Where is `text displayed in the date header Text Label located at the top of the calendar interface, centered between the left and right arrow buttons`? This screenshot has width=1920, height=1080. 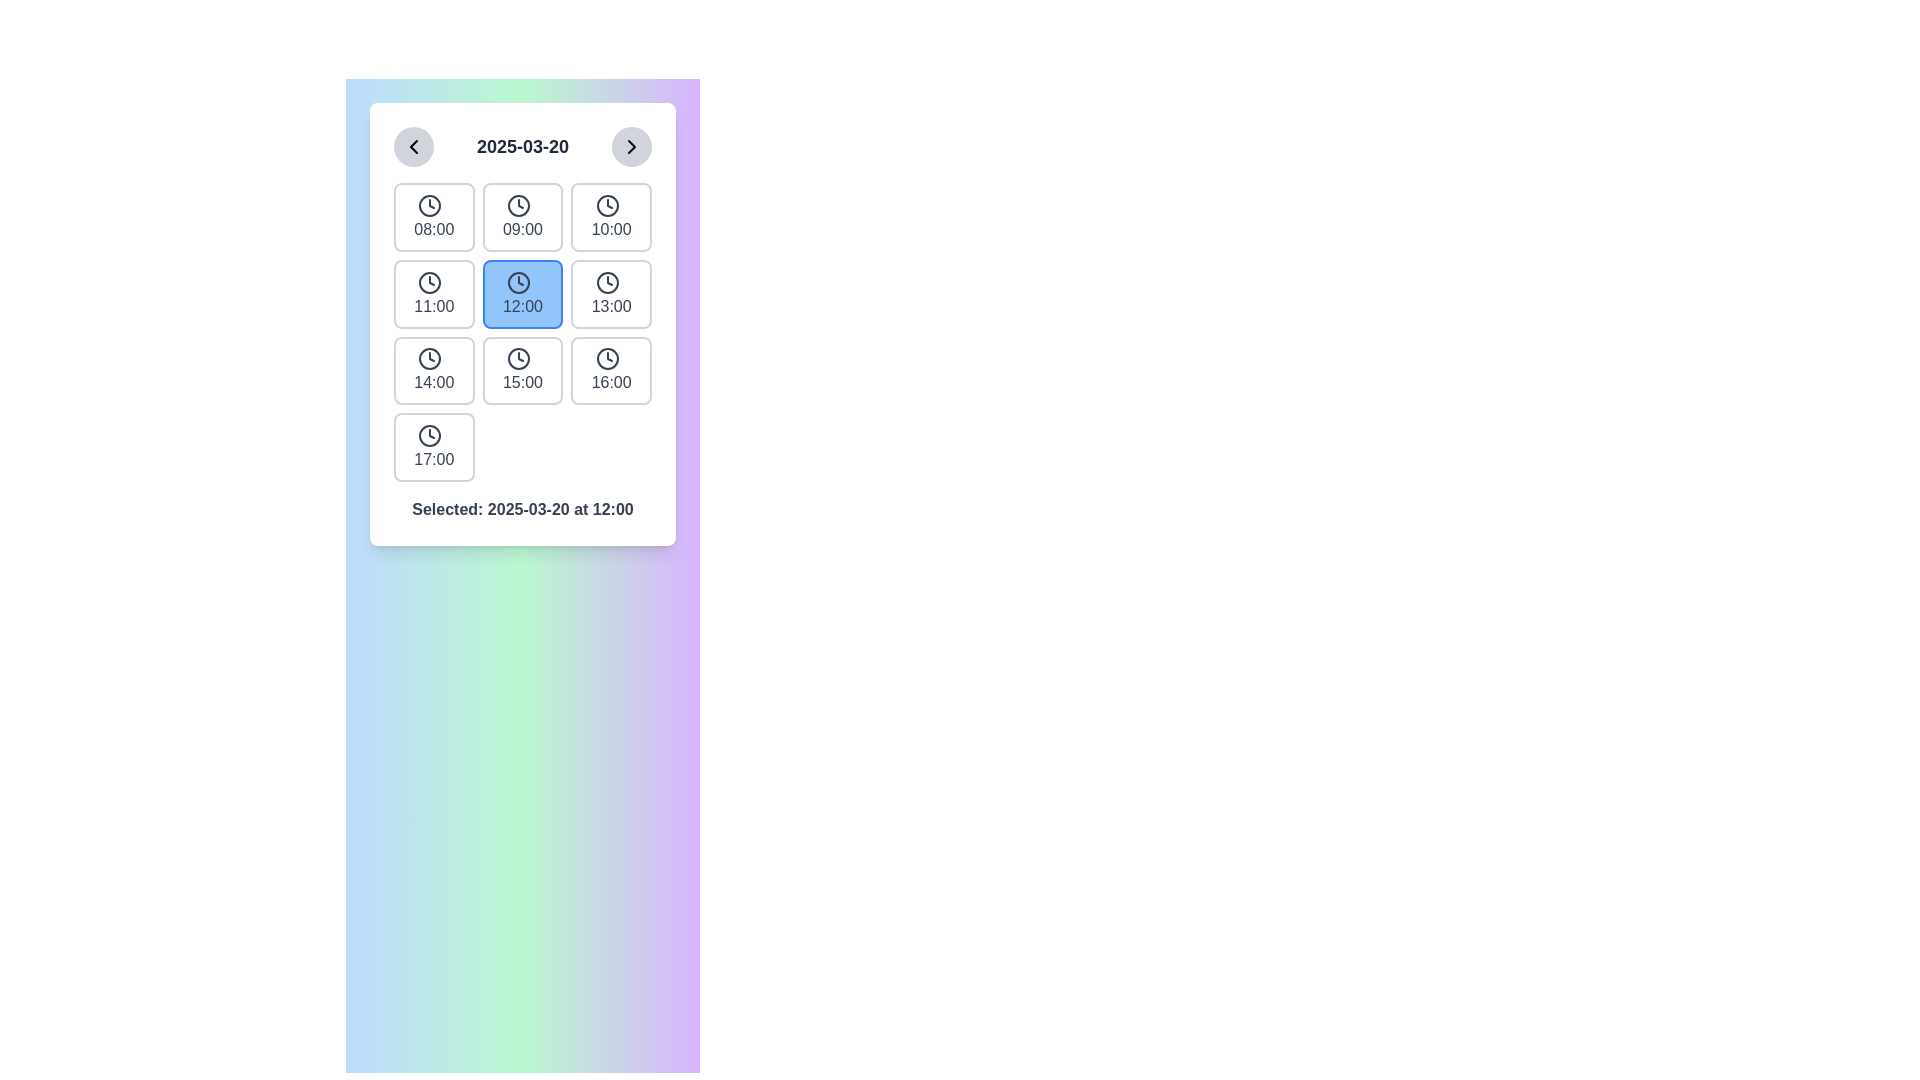
text displayed in the date header Text Label located at the top of the calendar interface, centered between the left and right arrow buttons is located at coordinates (523, 145).